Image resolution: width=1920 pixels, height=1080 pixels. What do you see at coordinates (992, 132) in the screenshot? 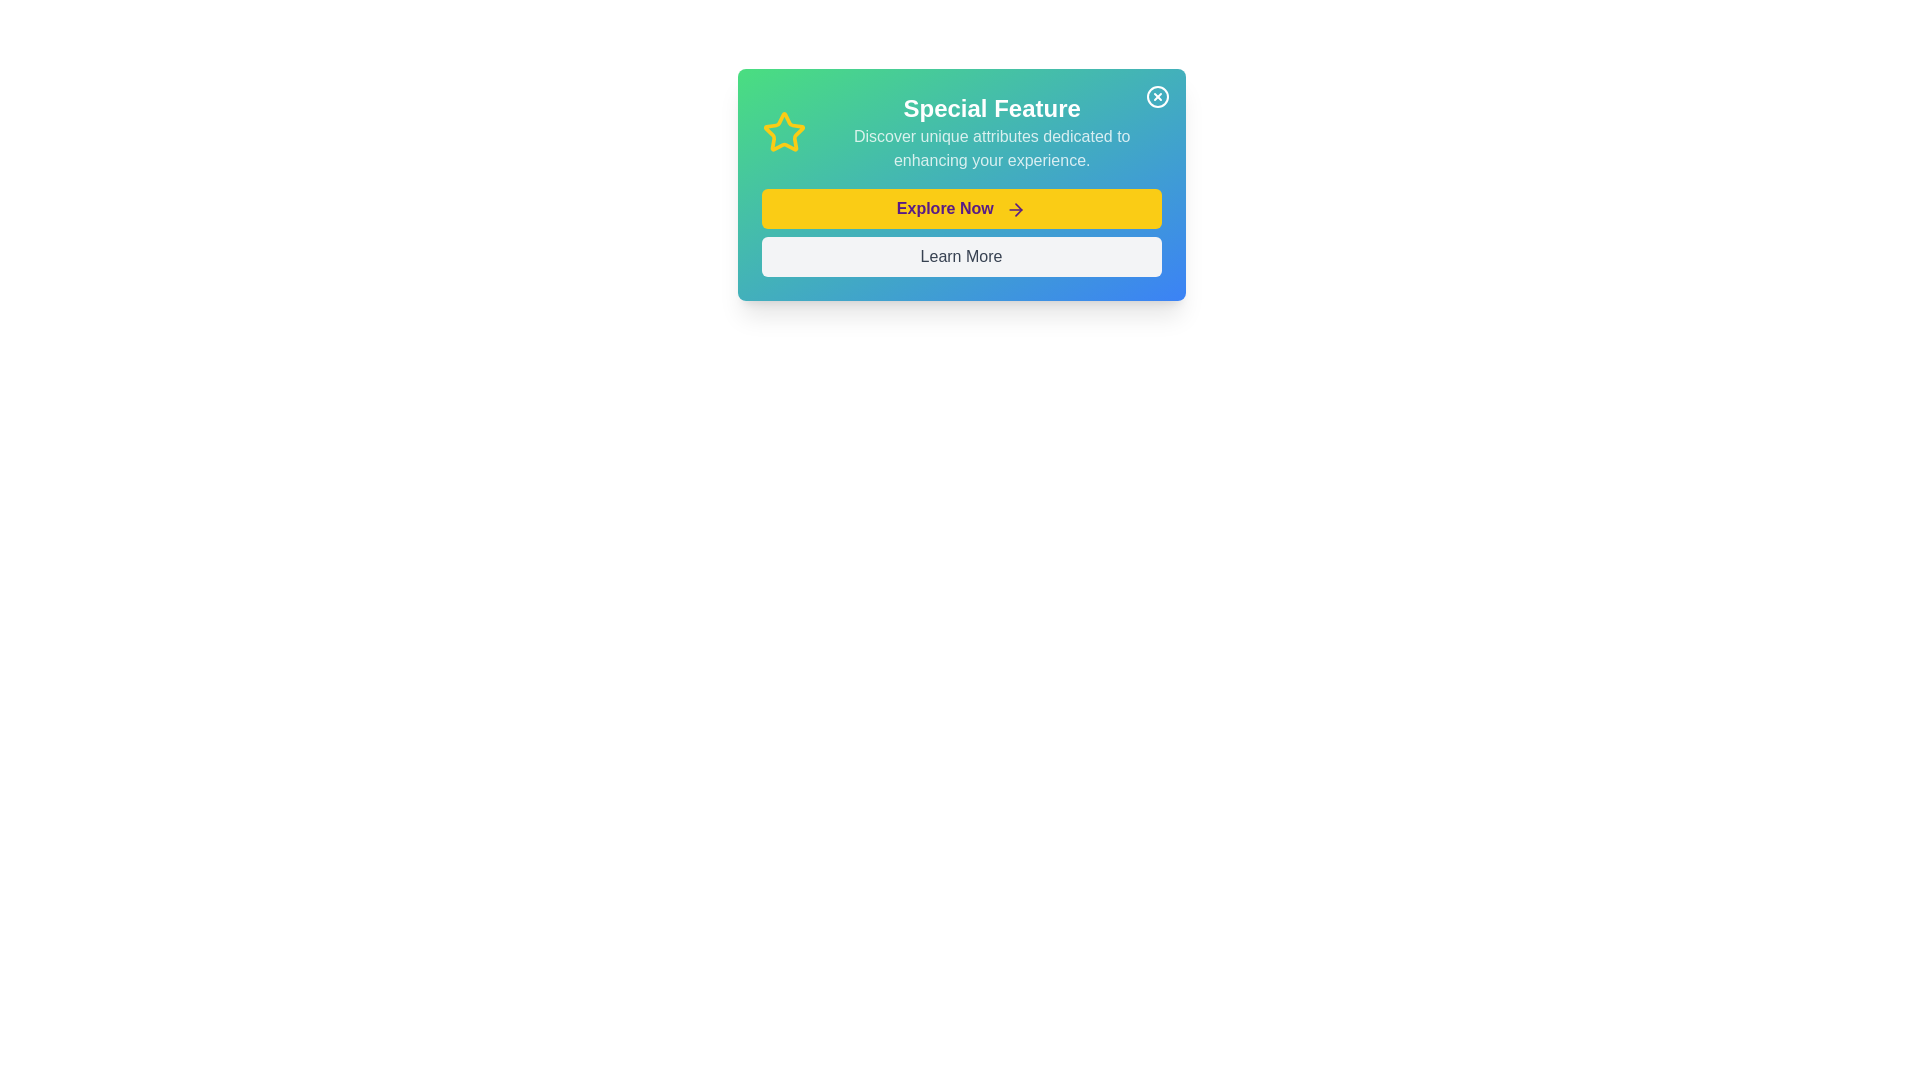
I see `the Text block that serves as an informational header for the feature highlighted within the card, located to the right of a yellow star icon and above two buttons labeled 'Explore Now' and 'Learn More'` at bounding box center [992, 132].